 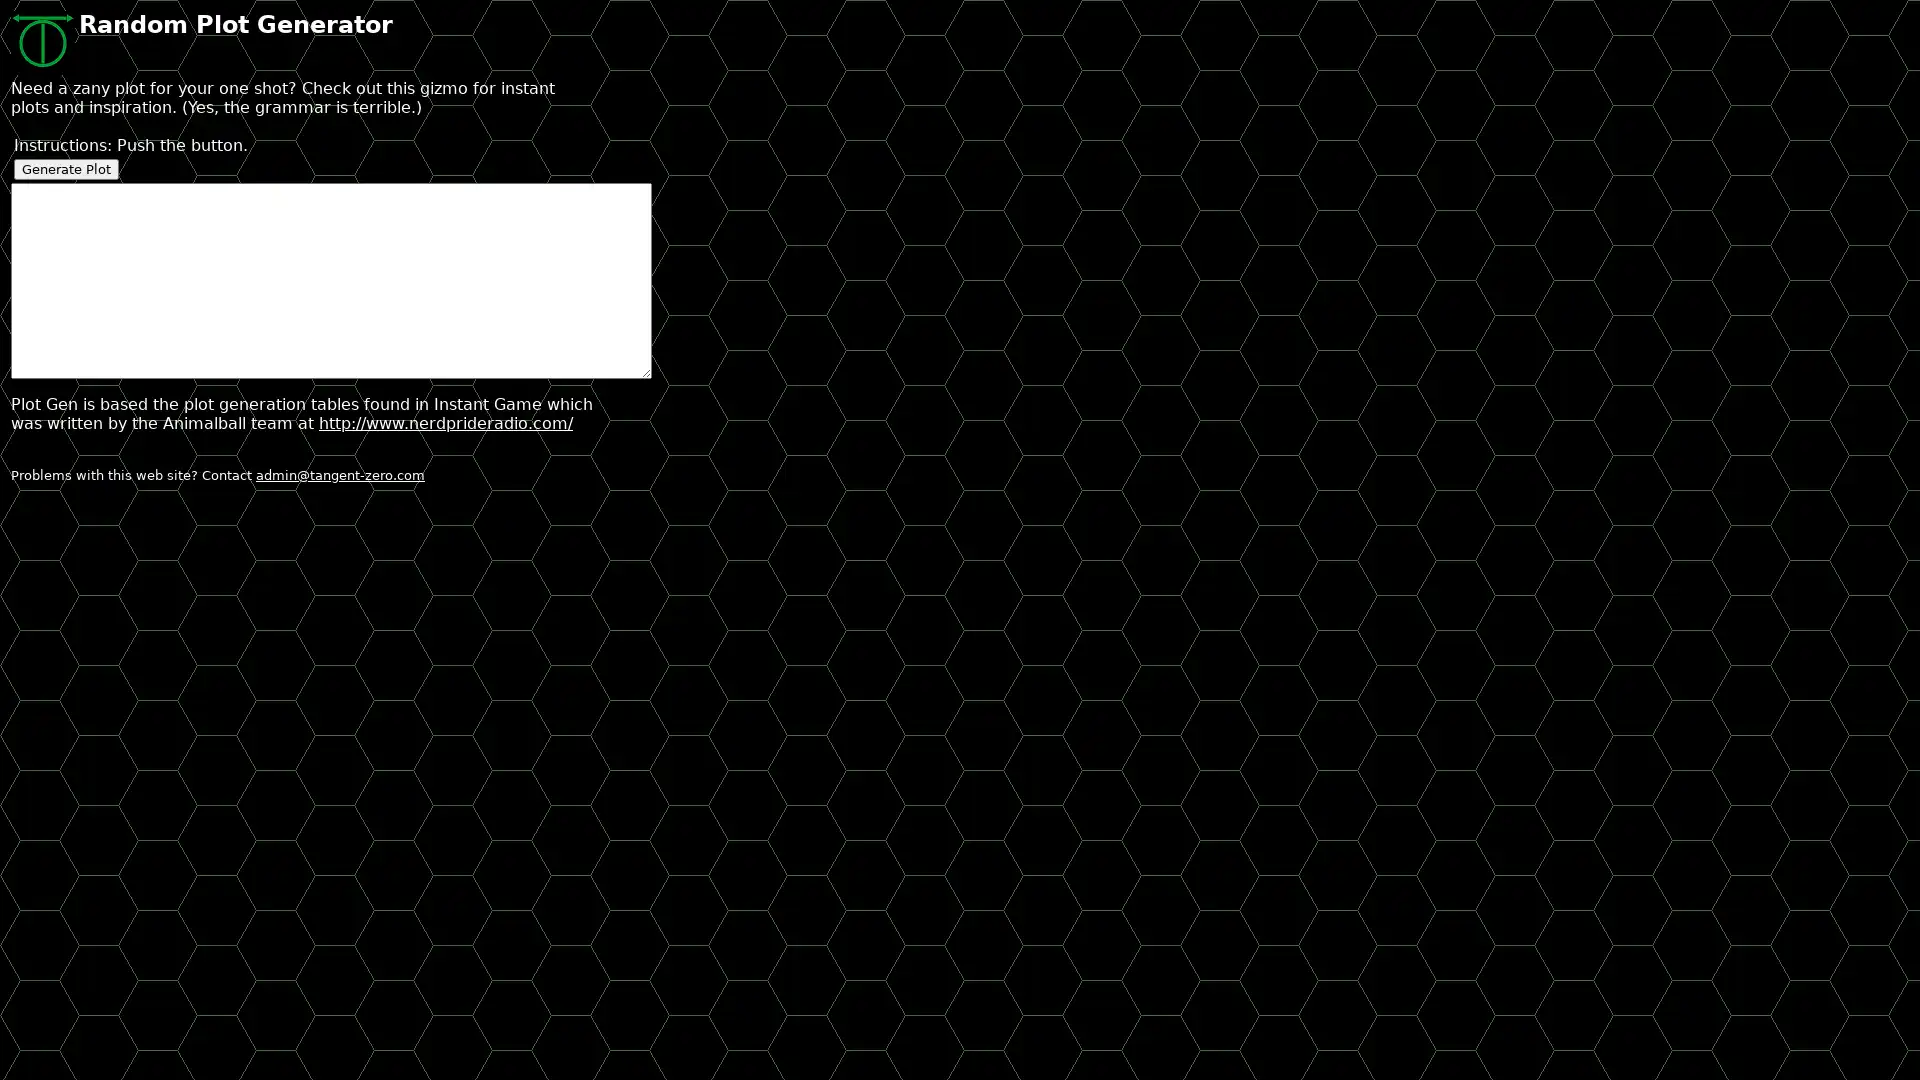 What do you see at coordinates (66, 168) in the screenshot?
I see `Generate Plot` at bounding box center [66, 168].